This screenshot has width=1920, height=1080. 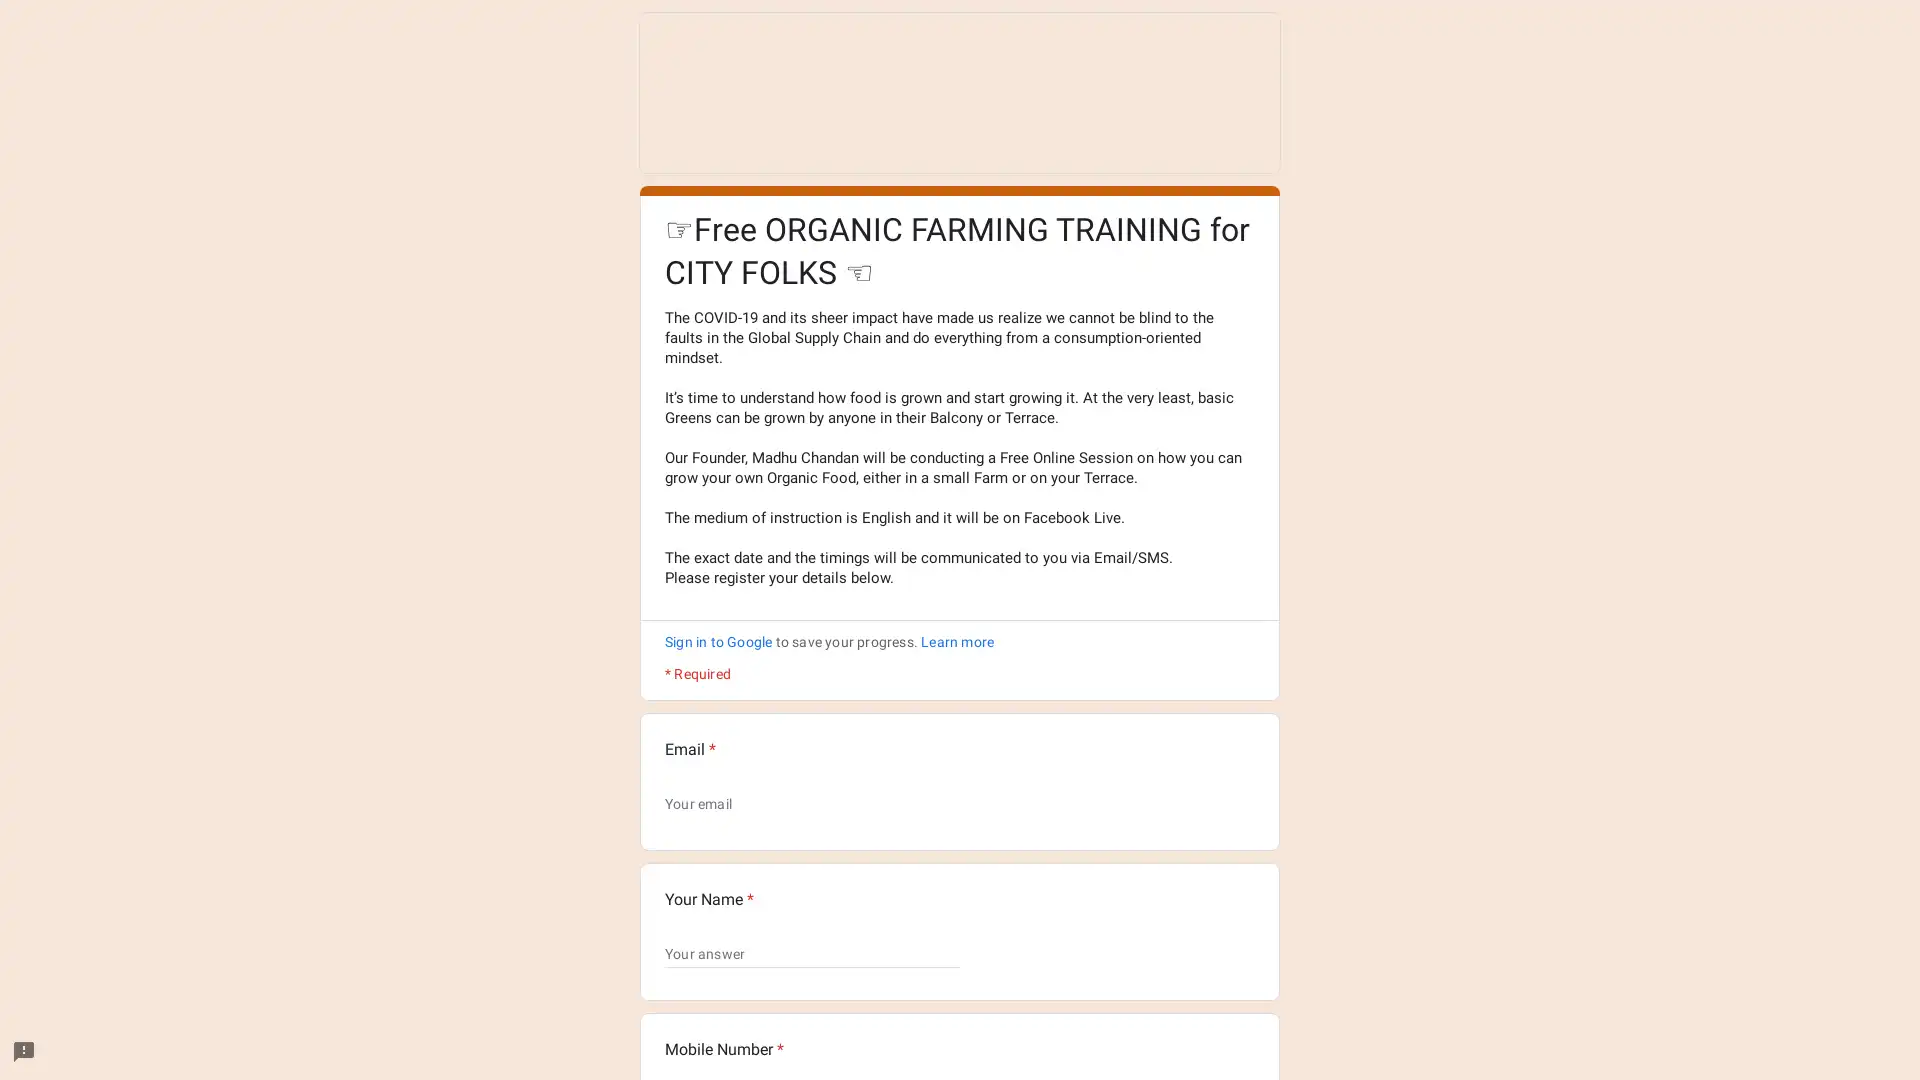 What do you see at coordinates (956, 640) in the screenshot?
I see `Learn more` at bounding box center [956, 640].